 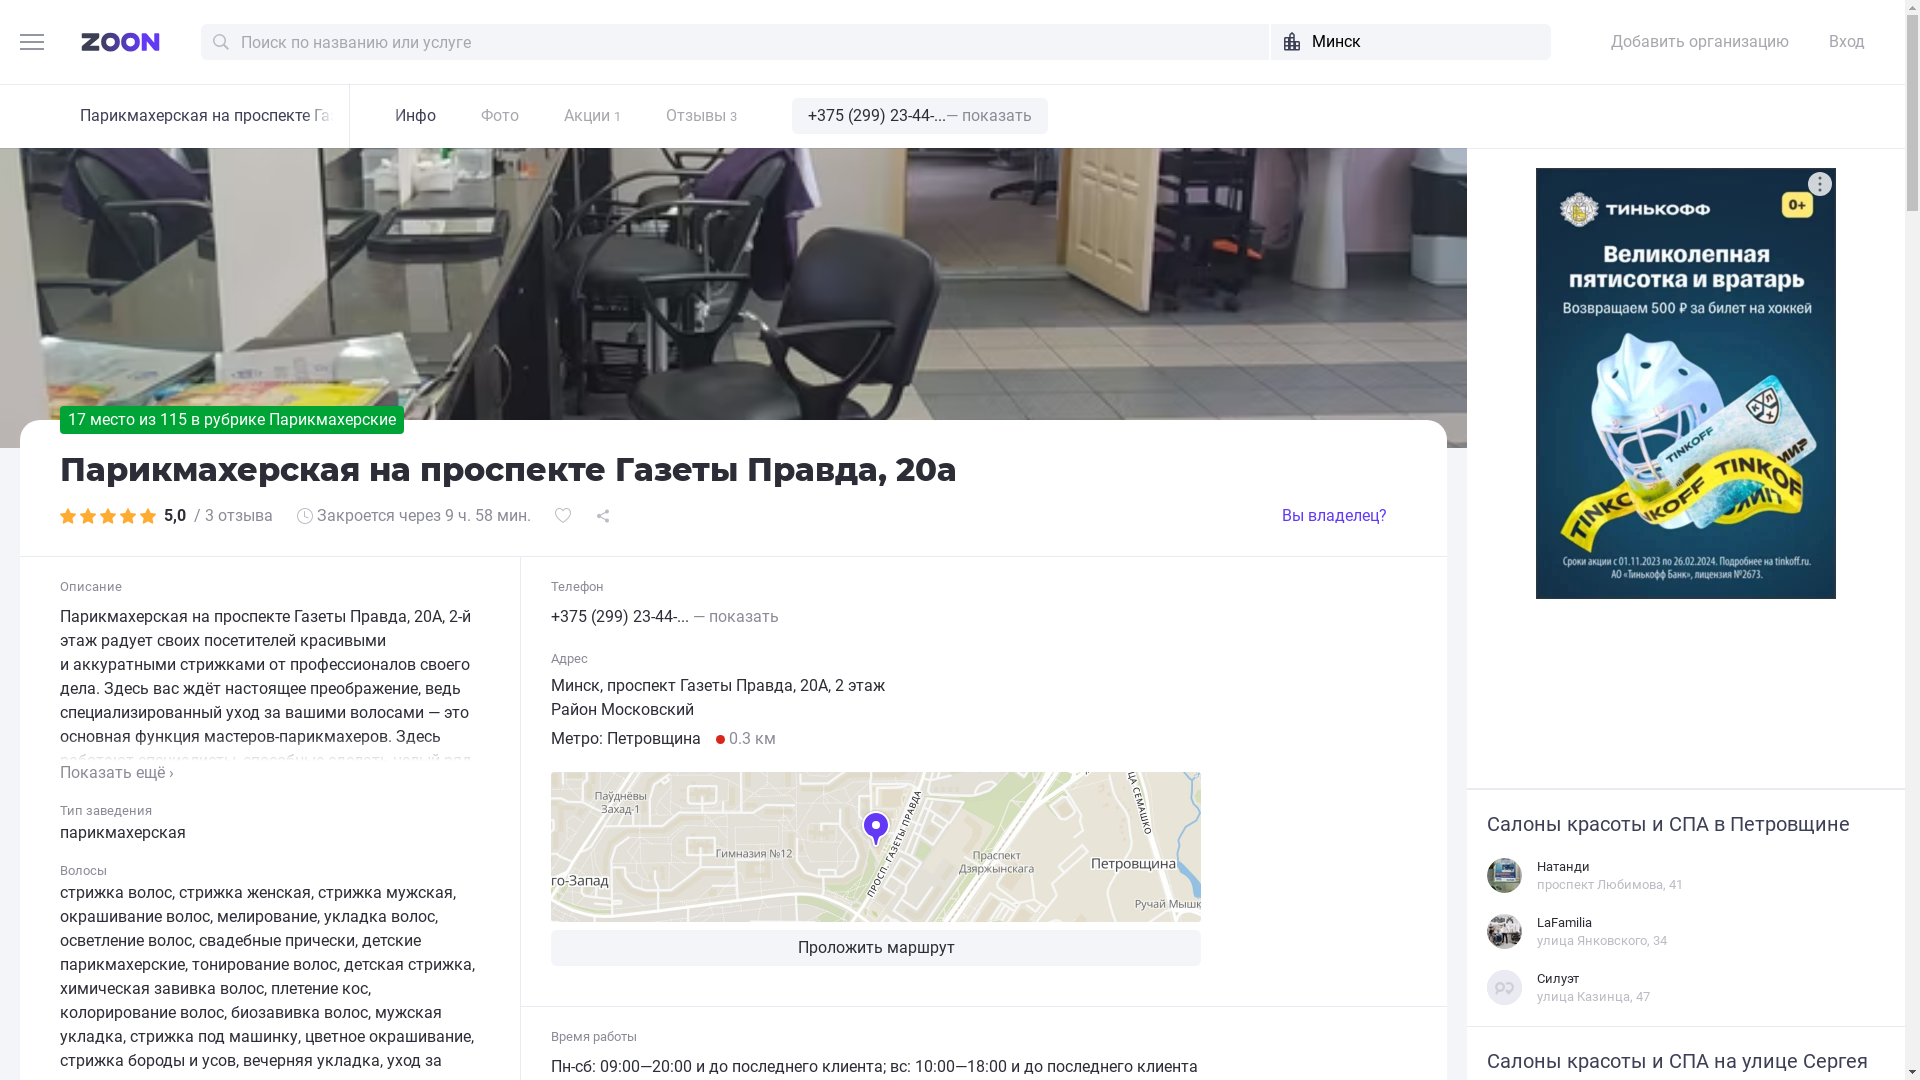 What do you see at coordinates (1563, 922) in the screenshot?
I see `'LaFamilia'` at bounding box center [1563, 922].